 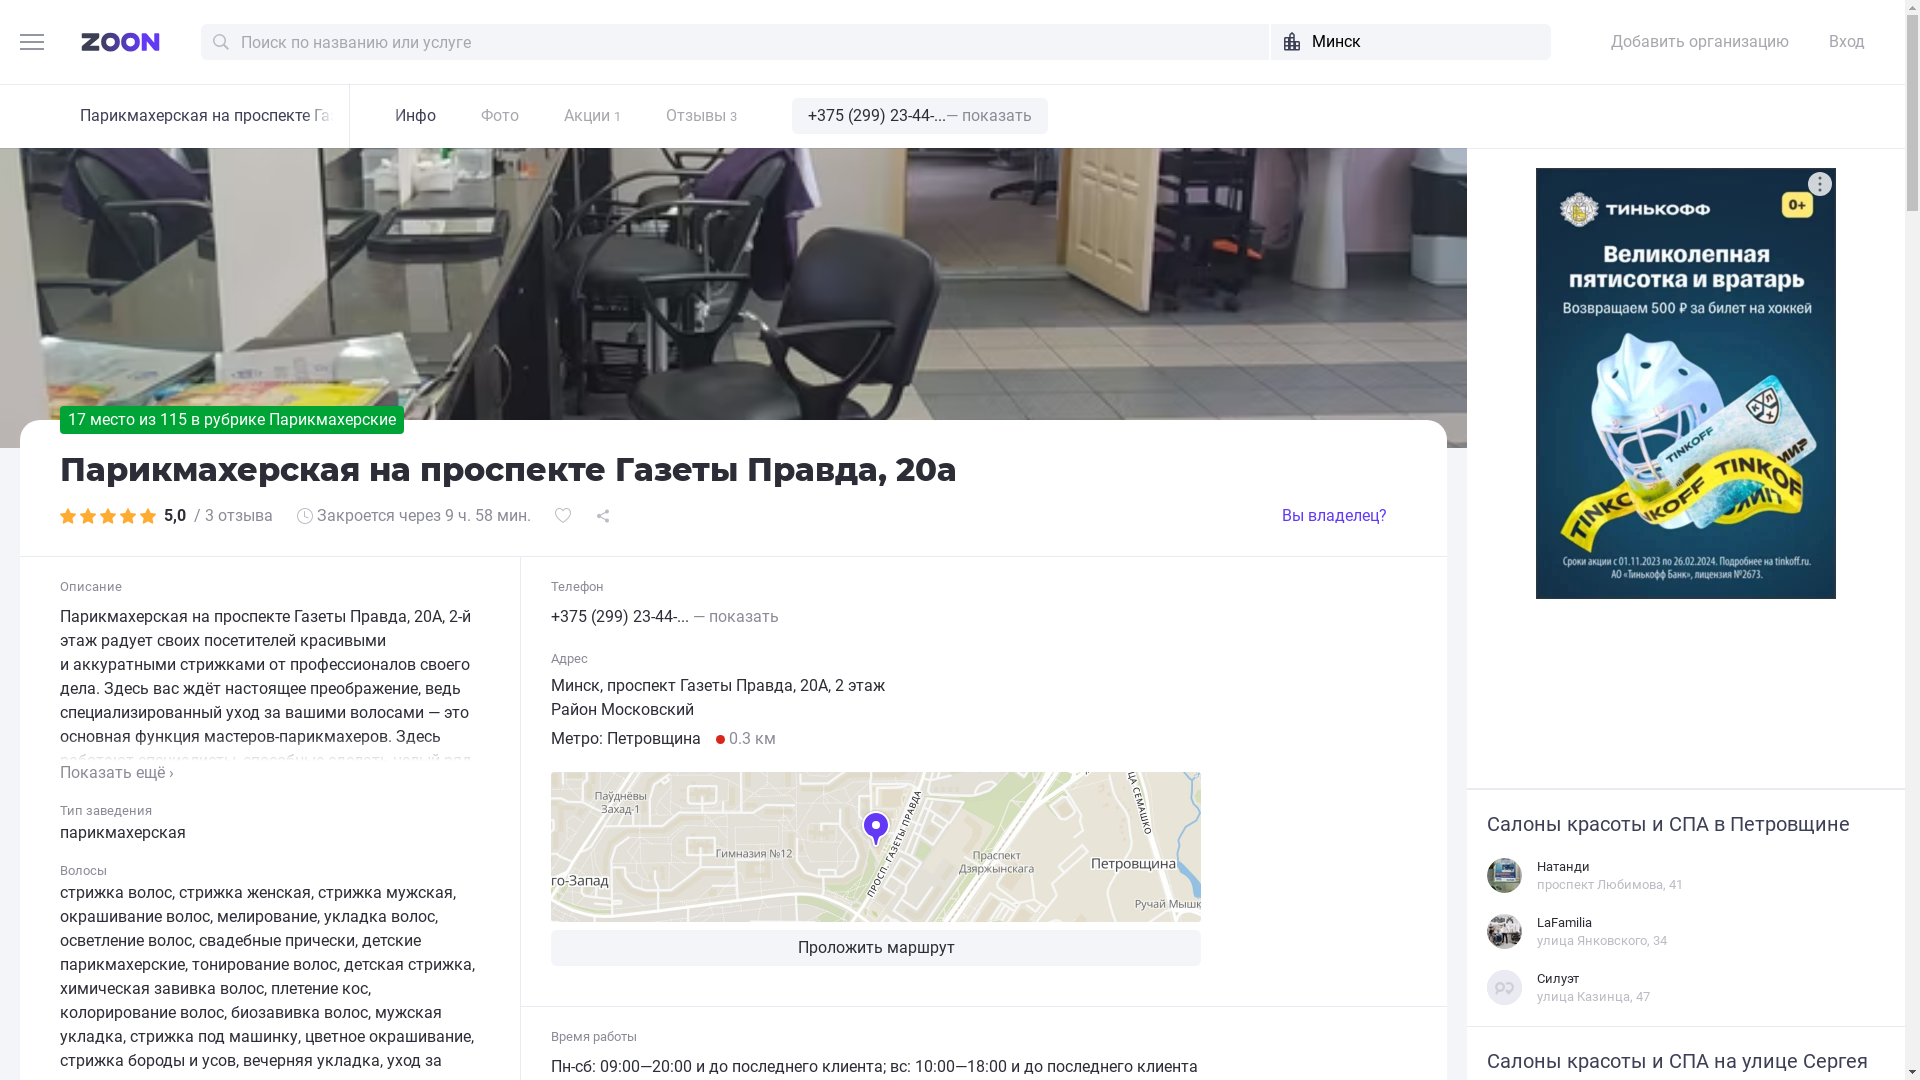 What do you see at coordinates (1563, 922) in the screenshot?
I see `'LaFamilia'` at bounding box center [1563, 922].